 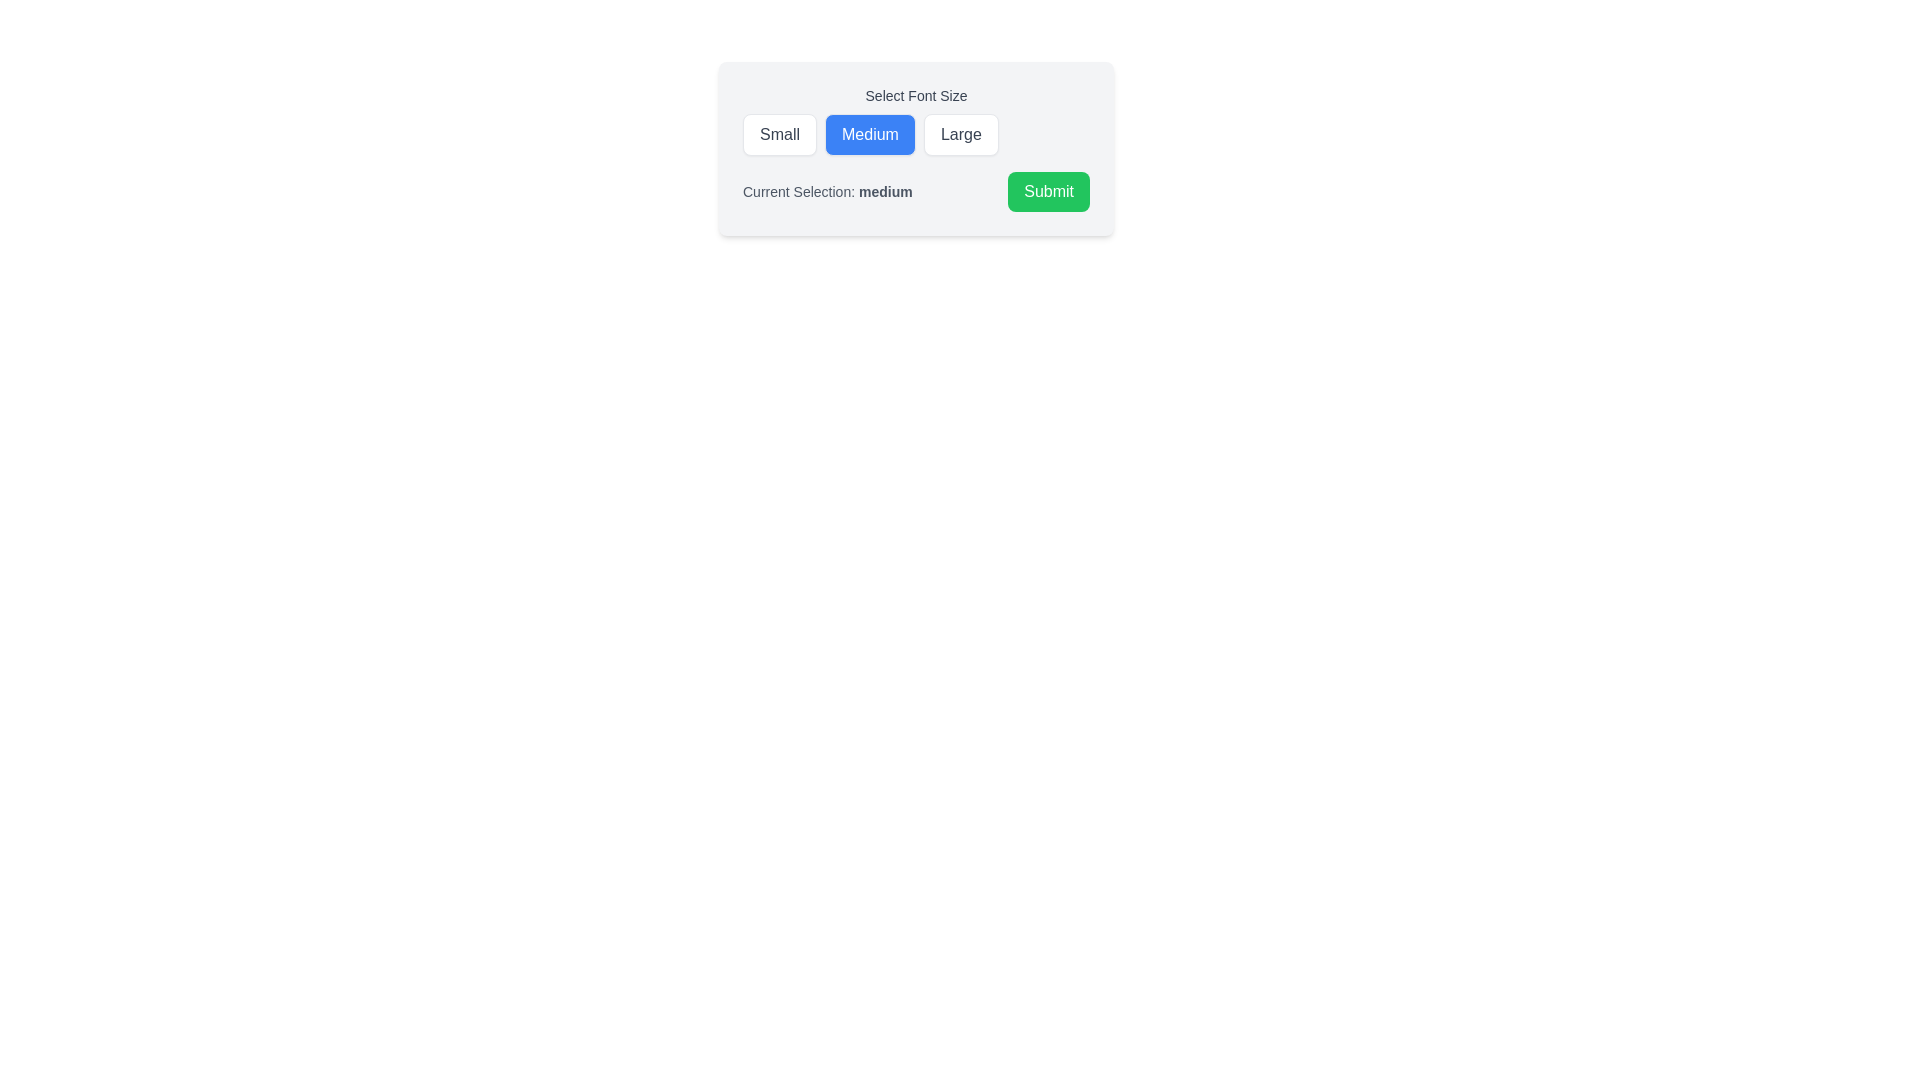 I want to click on the 'Small' font size button, which is the first button aligned horizontally under the text 'Select Font Size', so click(x=778, y=135).